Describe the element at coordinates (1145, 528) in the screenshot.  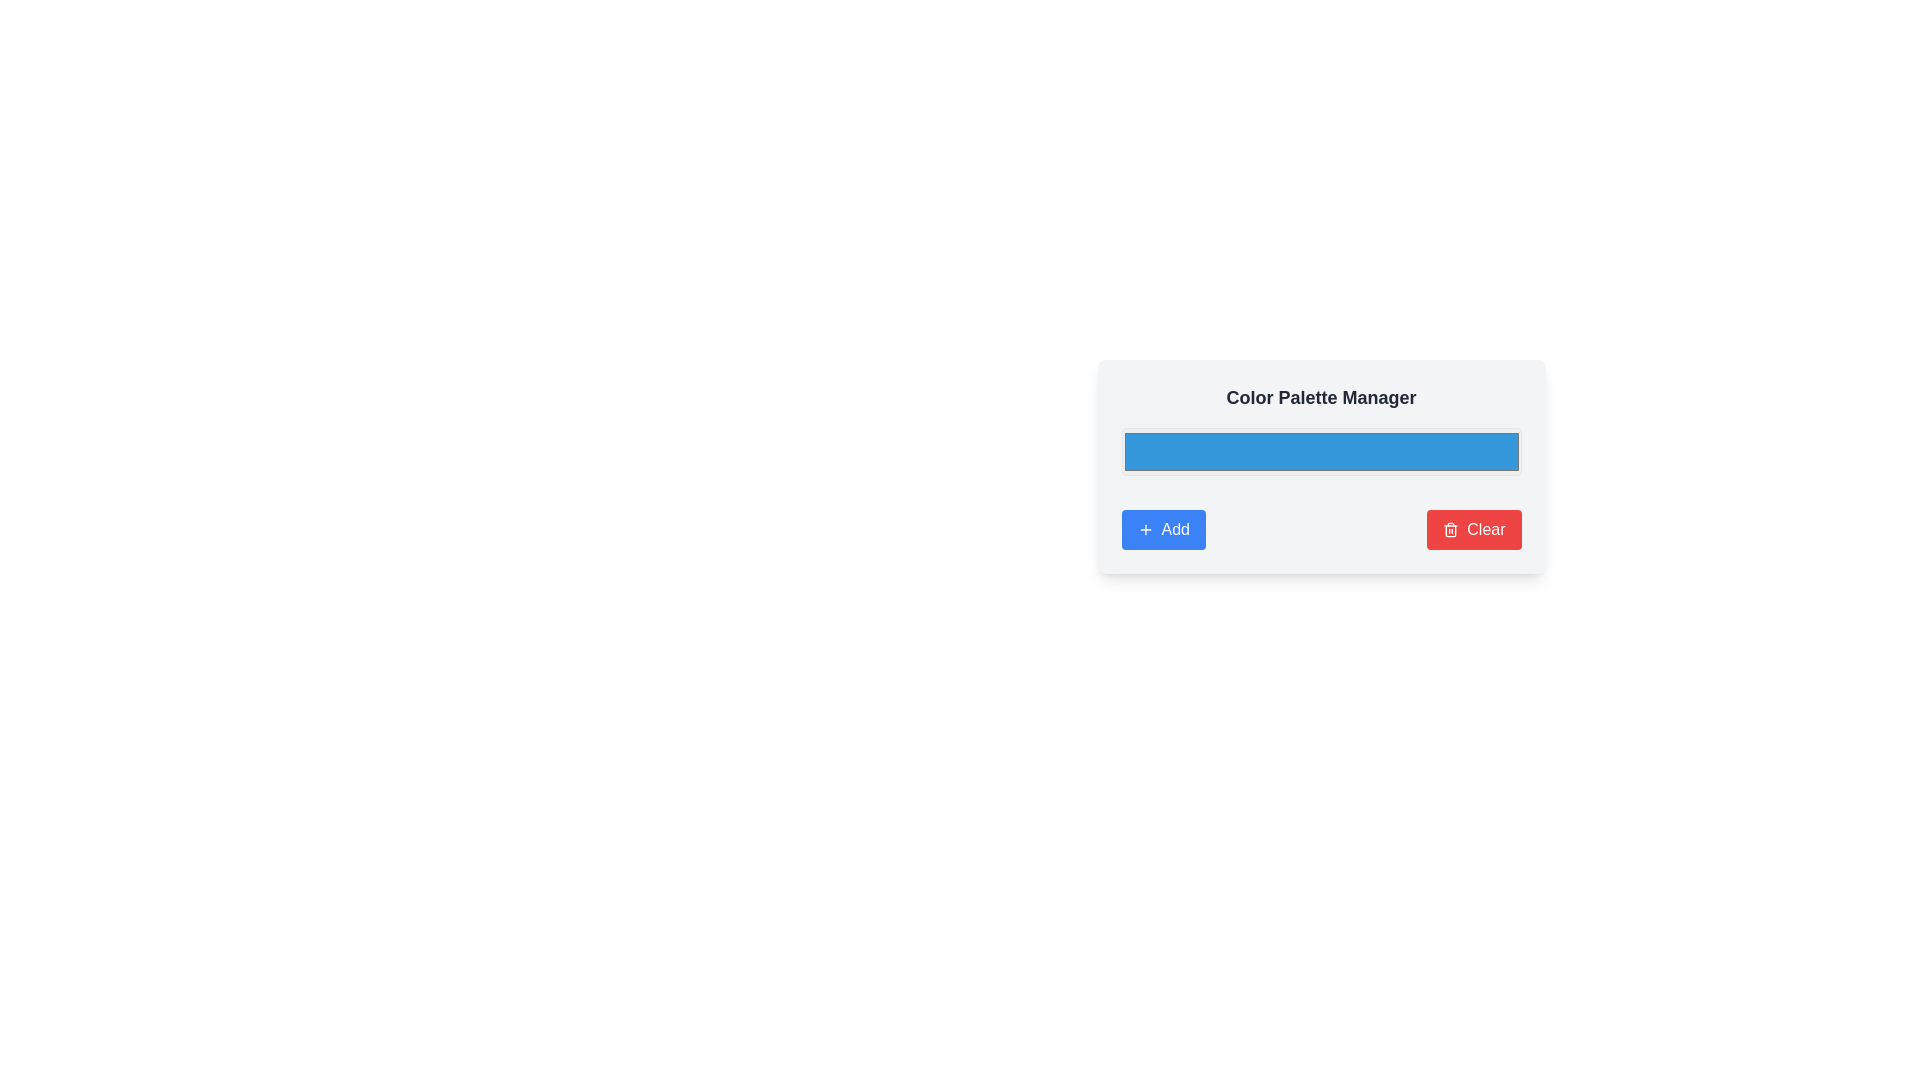
I see `the small plus icon located within the blue rectangular button labeled 'Add' at the bottom-left corner of the form interface` at that location.